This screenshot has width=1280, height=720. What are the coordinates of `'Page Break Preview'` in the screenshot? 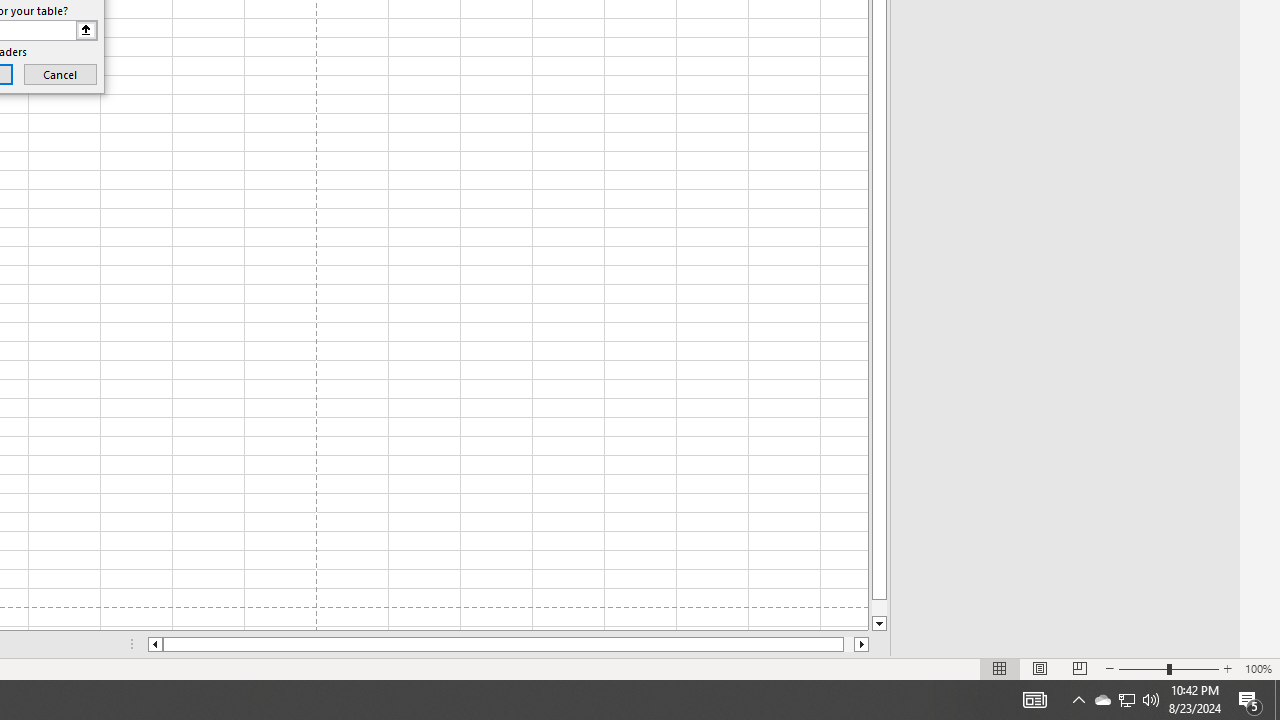 It's located at (1078, 669).